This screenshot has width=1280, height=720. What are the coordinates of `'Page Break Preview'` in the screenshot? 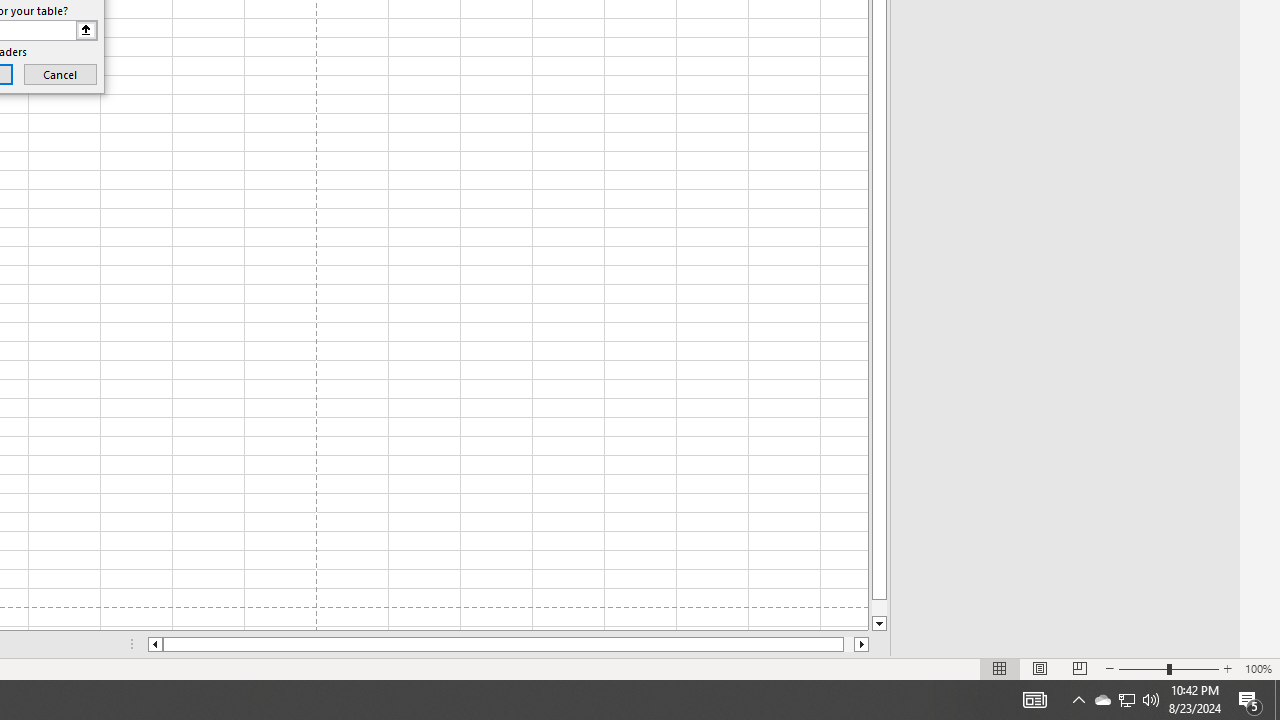 It's located at (1078, 669).